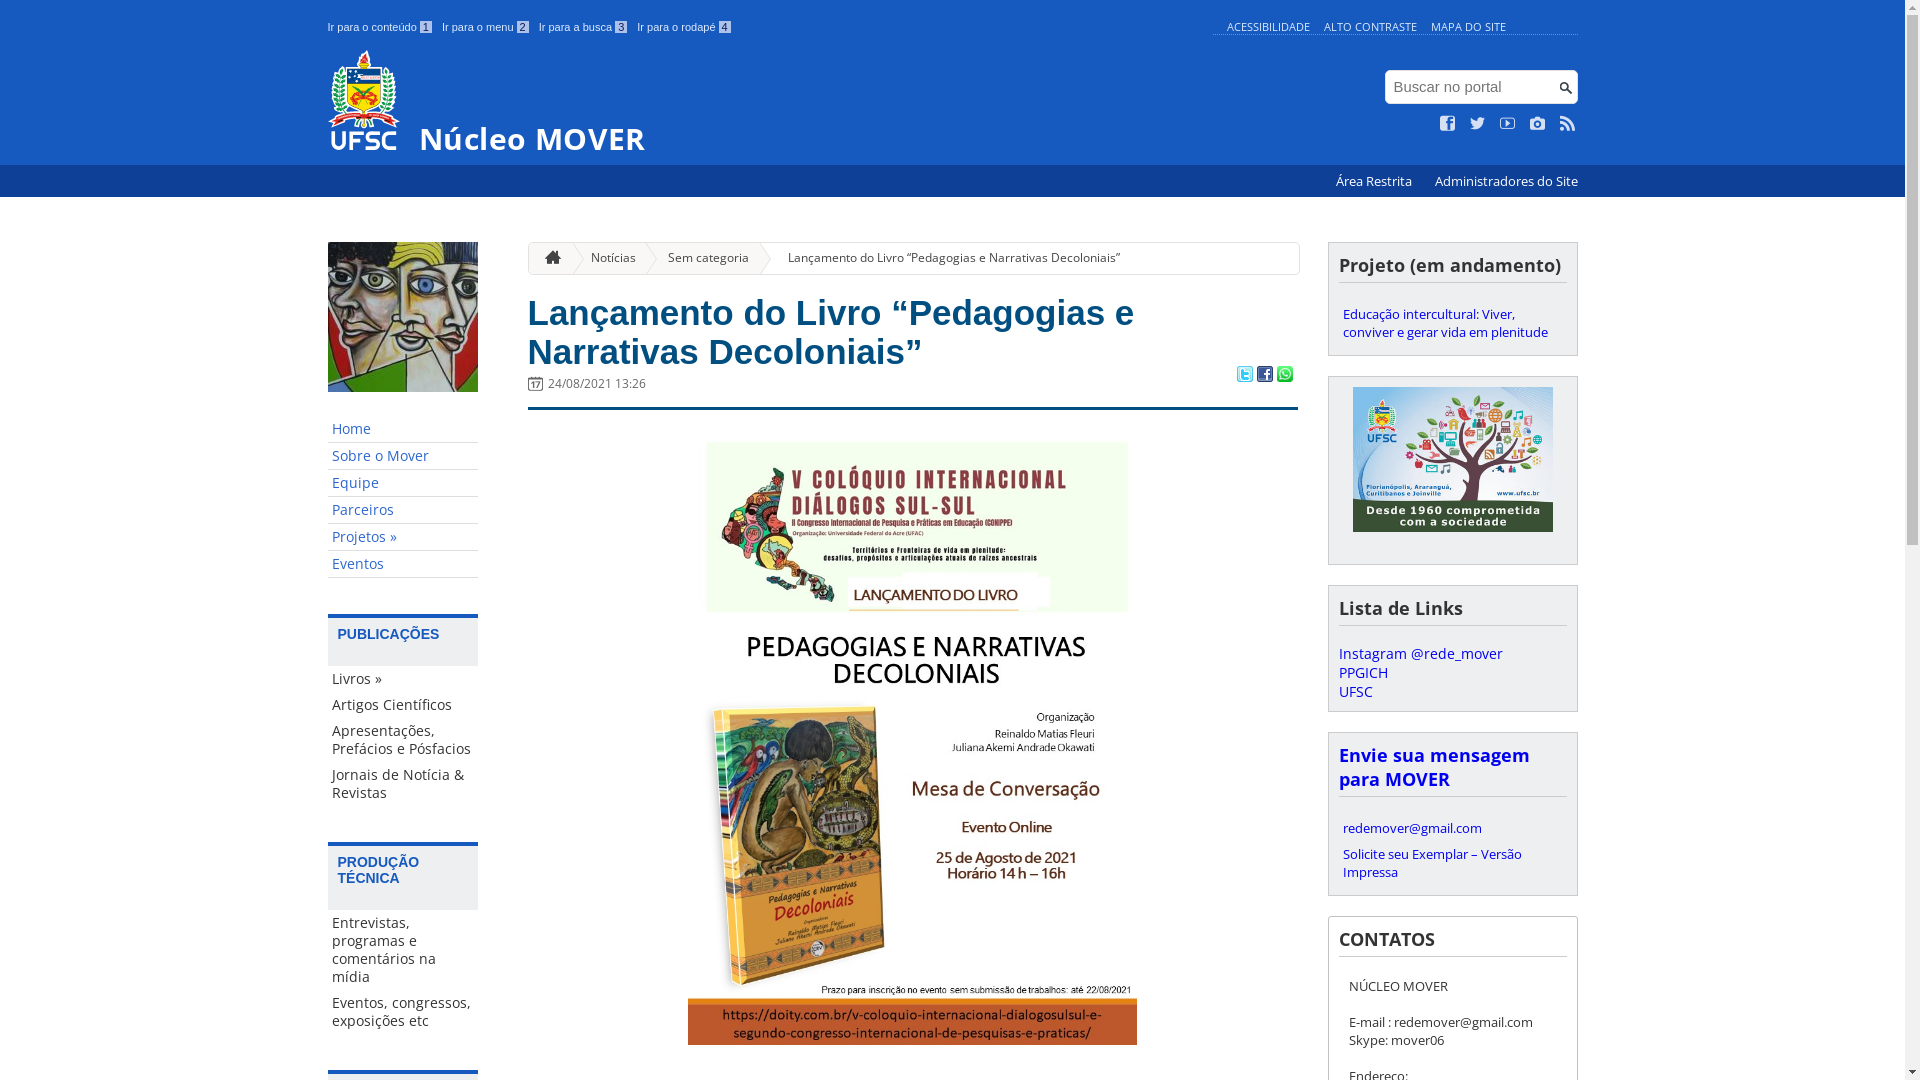  What do you see at coordinates (1467, 26) in the screenshot?
I see `'MAPA DO SITE'` at bounding box center [1467, 26].